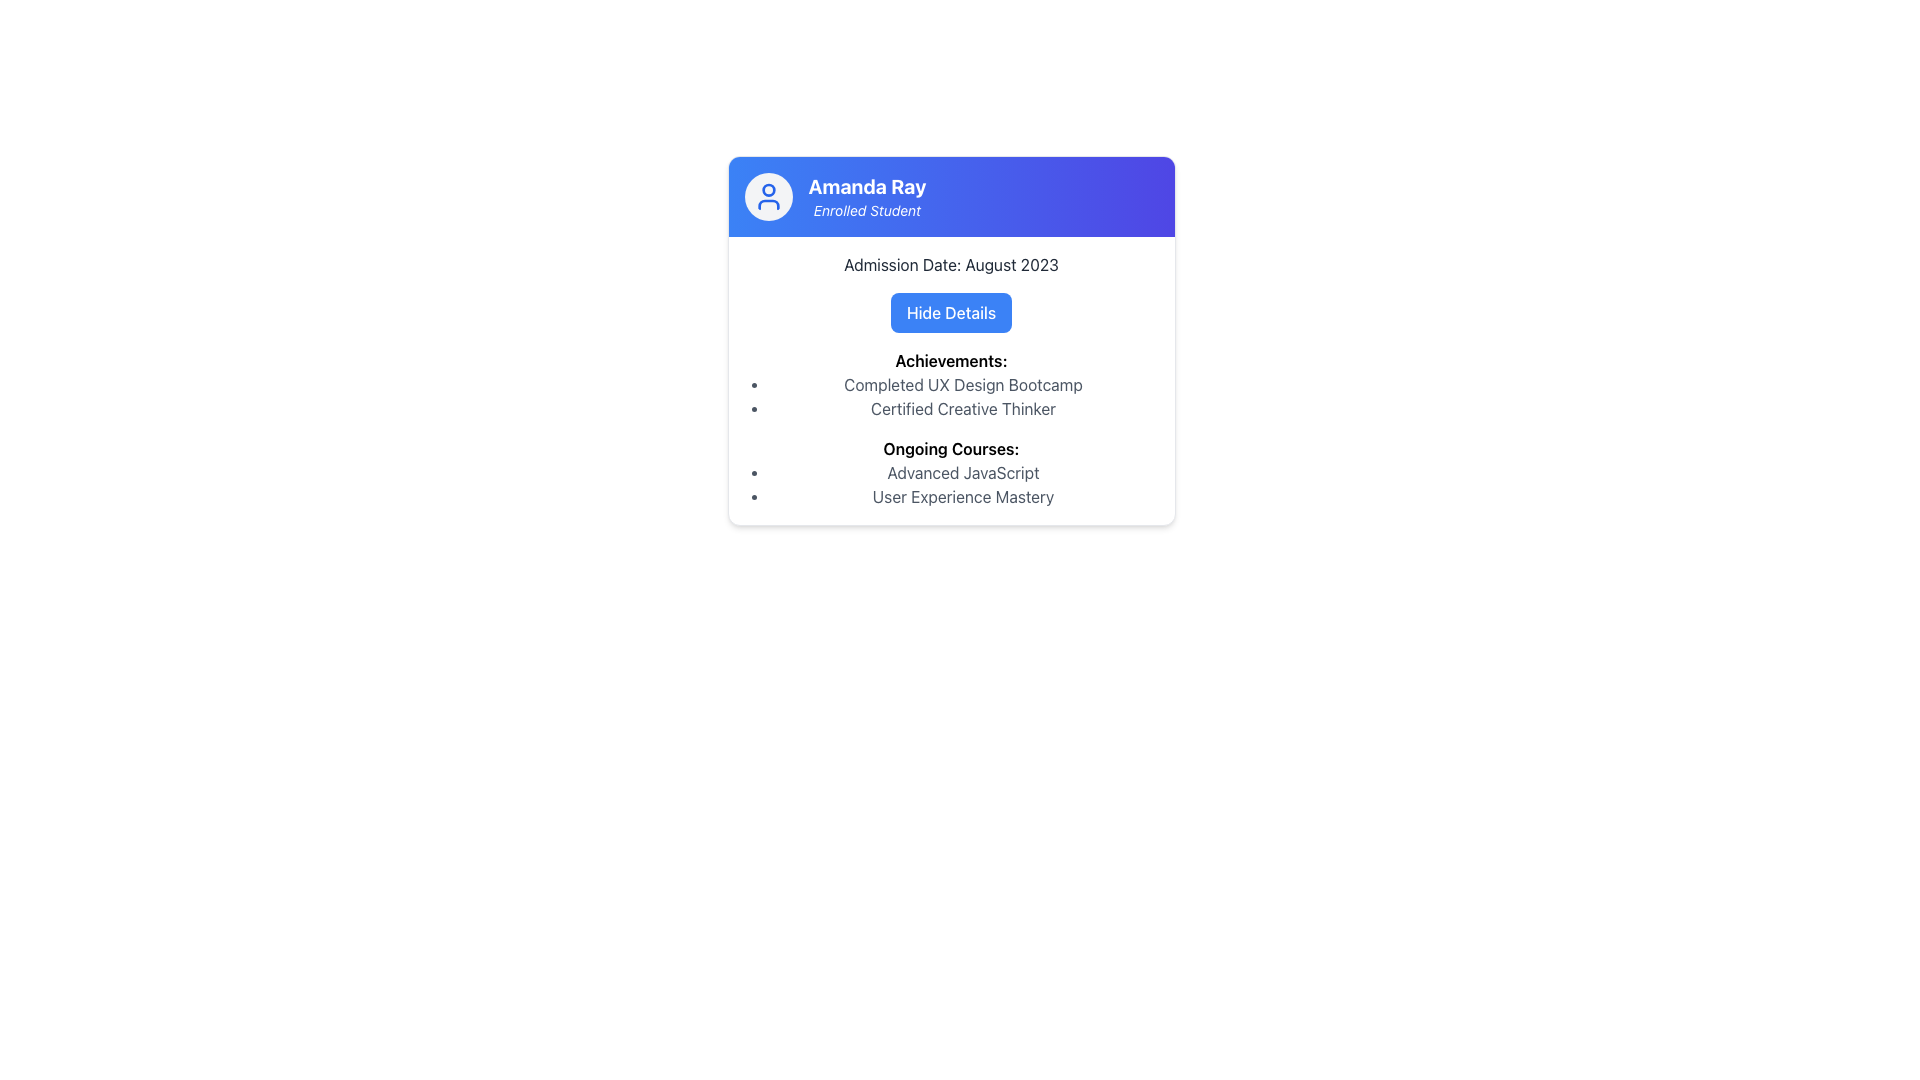 Image resolution: width=1920 pixels, height=1080 pixels. I want to click on text displayed in the Bullet list under the 'Achievements:' section, which includes completed certifications such as 'Completed UX Design Bootcamp' and 'Certified Creative Thinker.', so click(950, 397).